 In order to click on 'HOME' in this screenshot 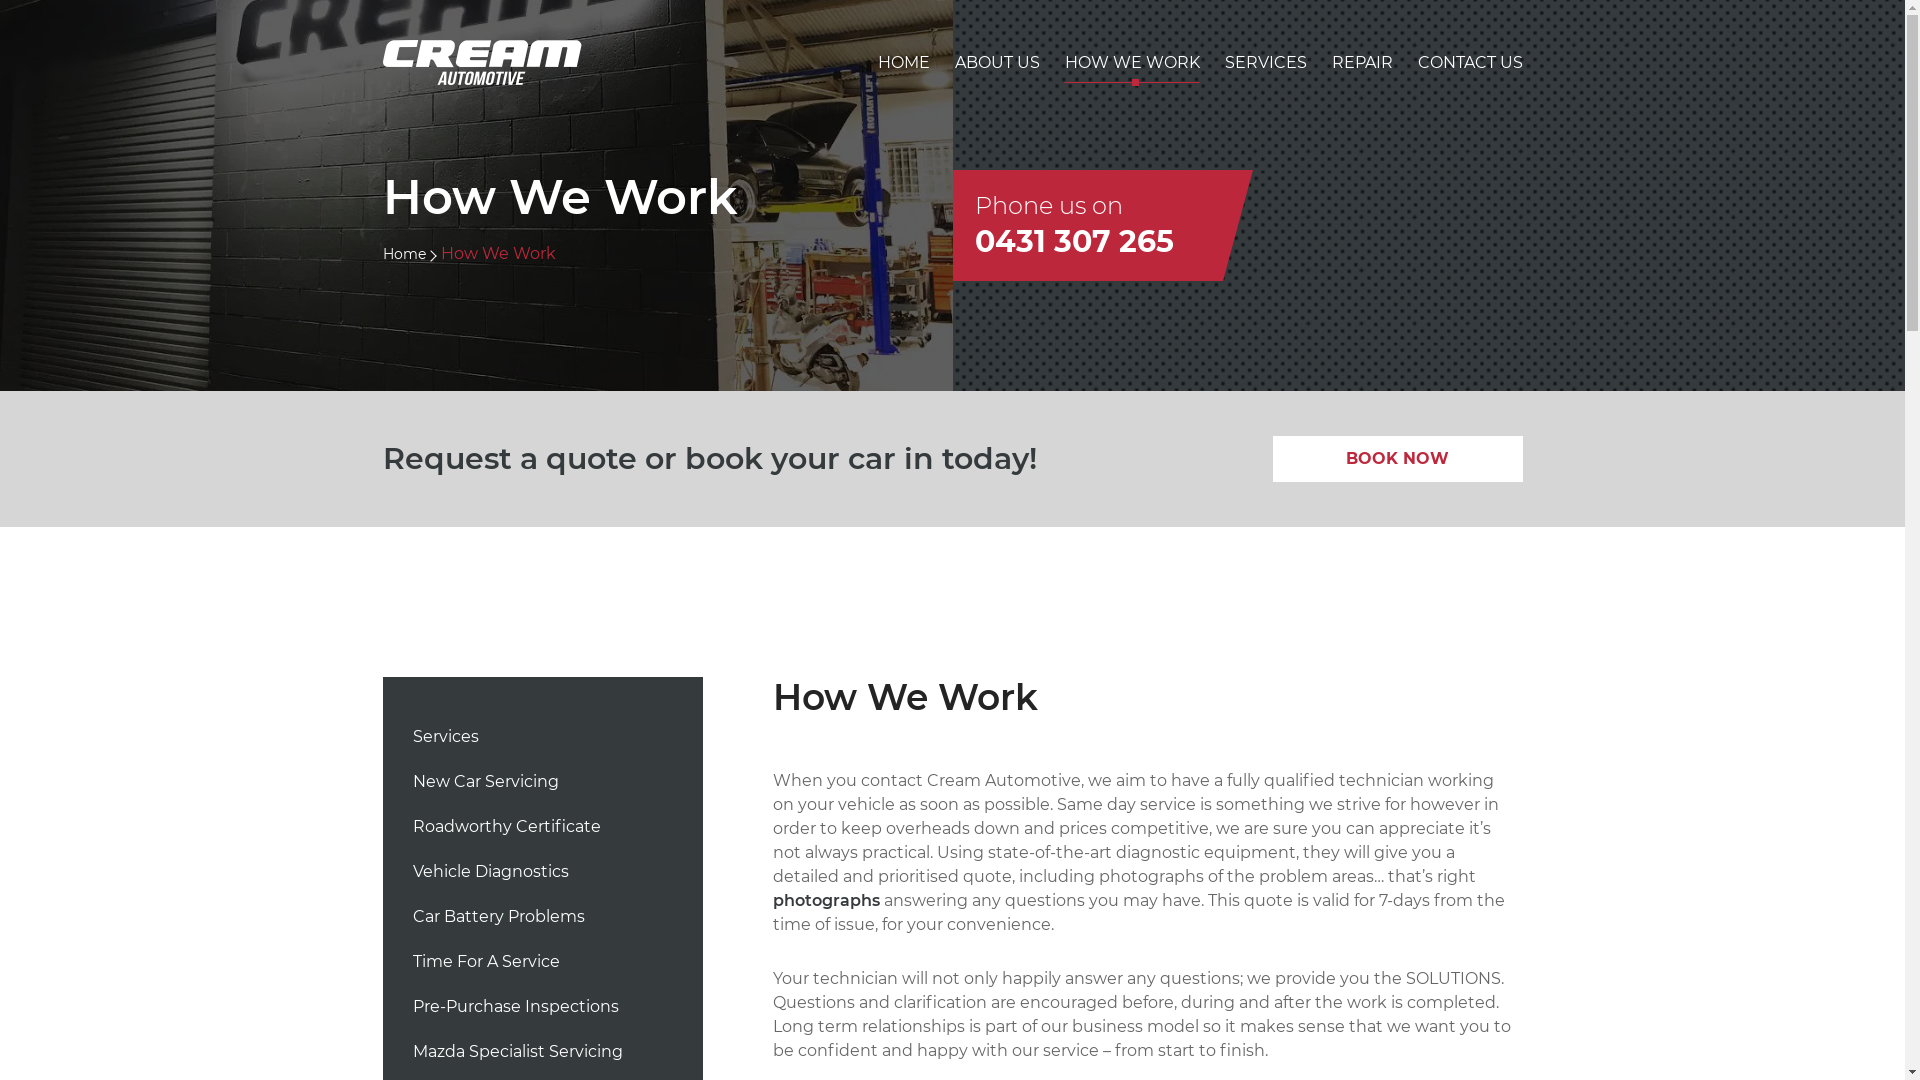, I will do `click(902, 68)`.